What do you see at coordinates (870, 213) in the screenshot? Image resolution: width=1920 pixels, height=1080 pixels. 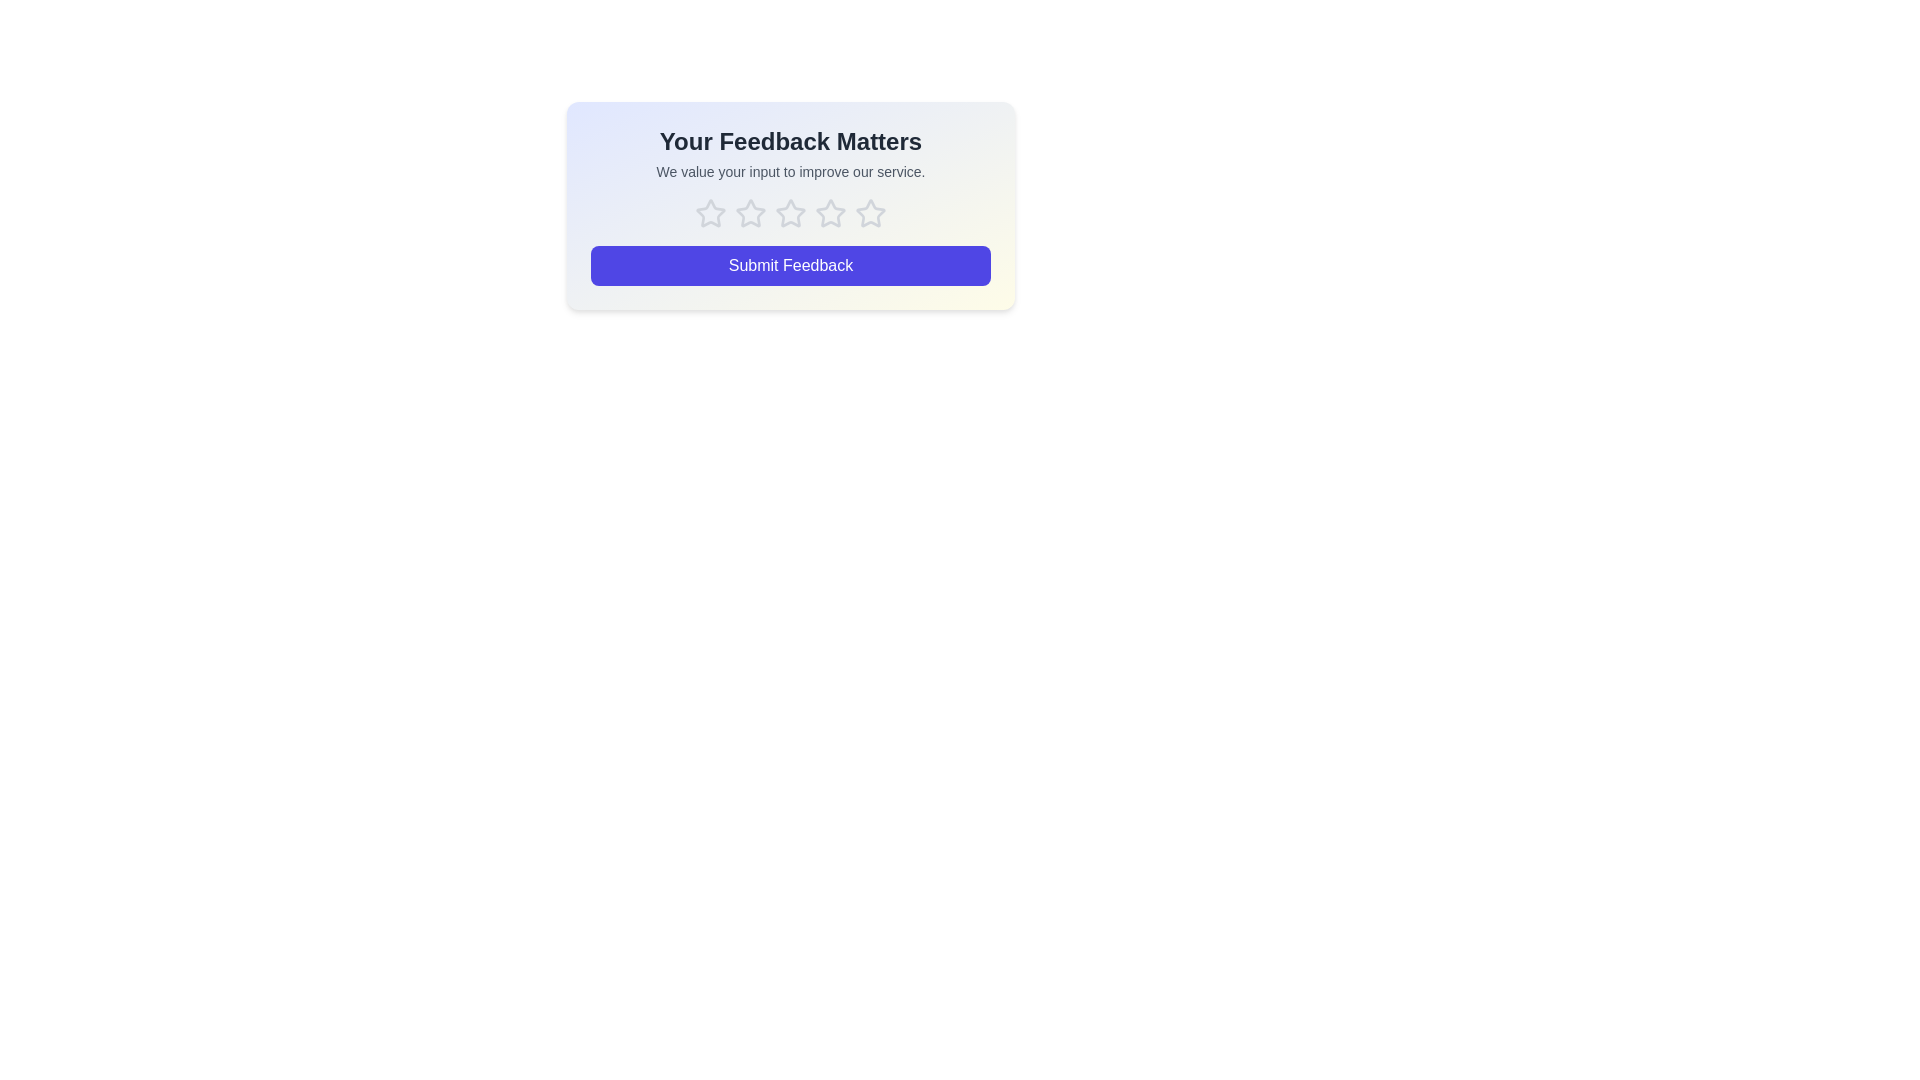 I see `the fourth hollow star icon in the rating component` at bounding box center [870, 213].